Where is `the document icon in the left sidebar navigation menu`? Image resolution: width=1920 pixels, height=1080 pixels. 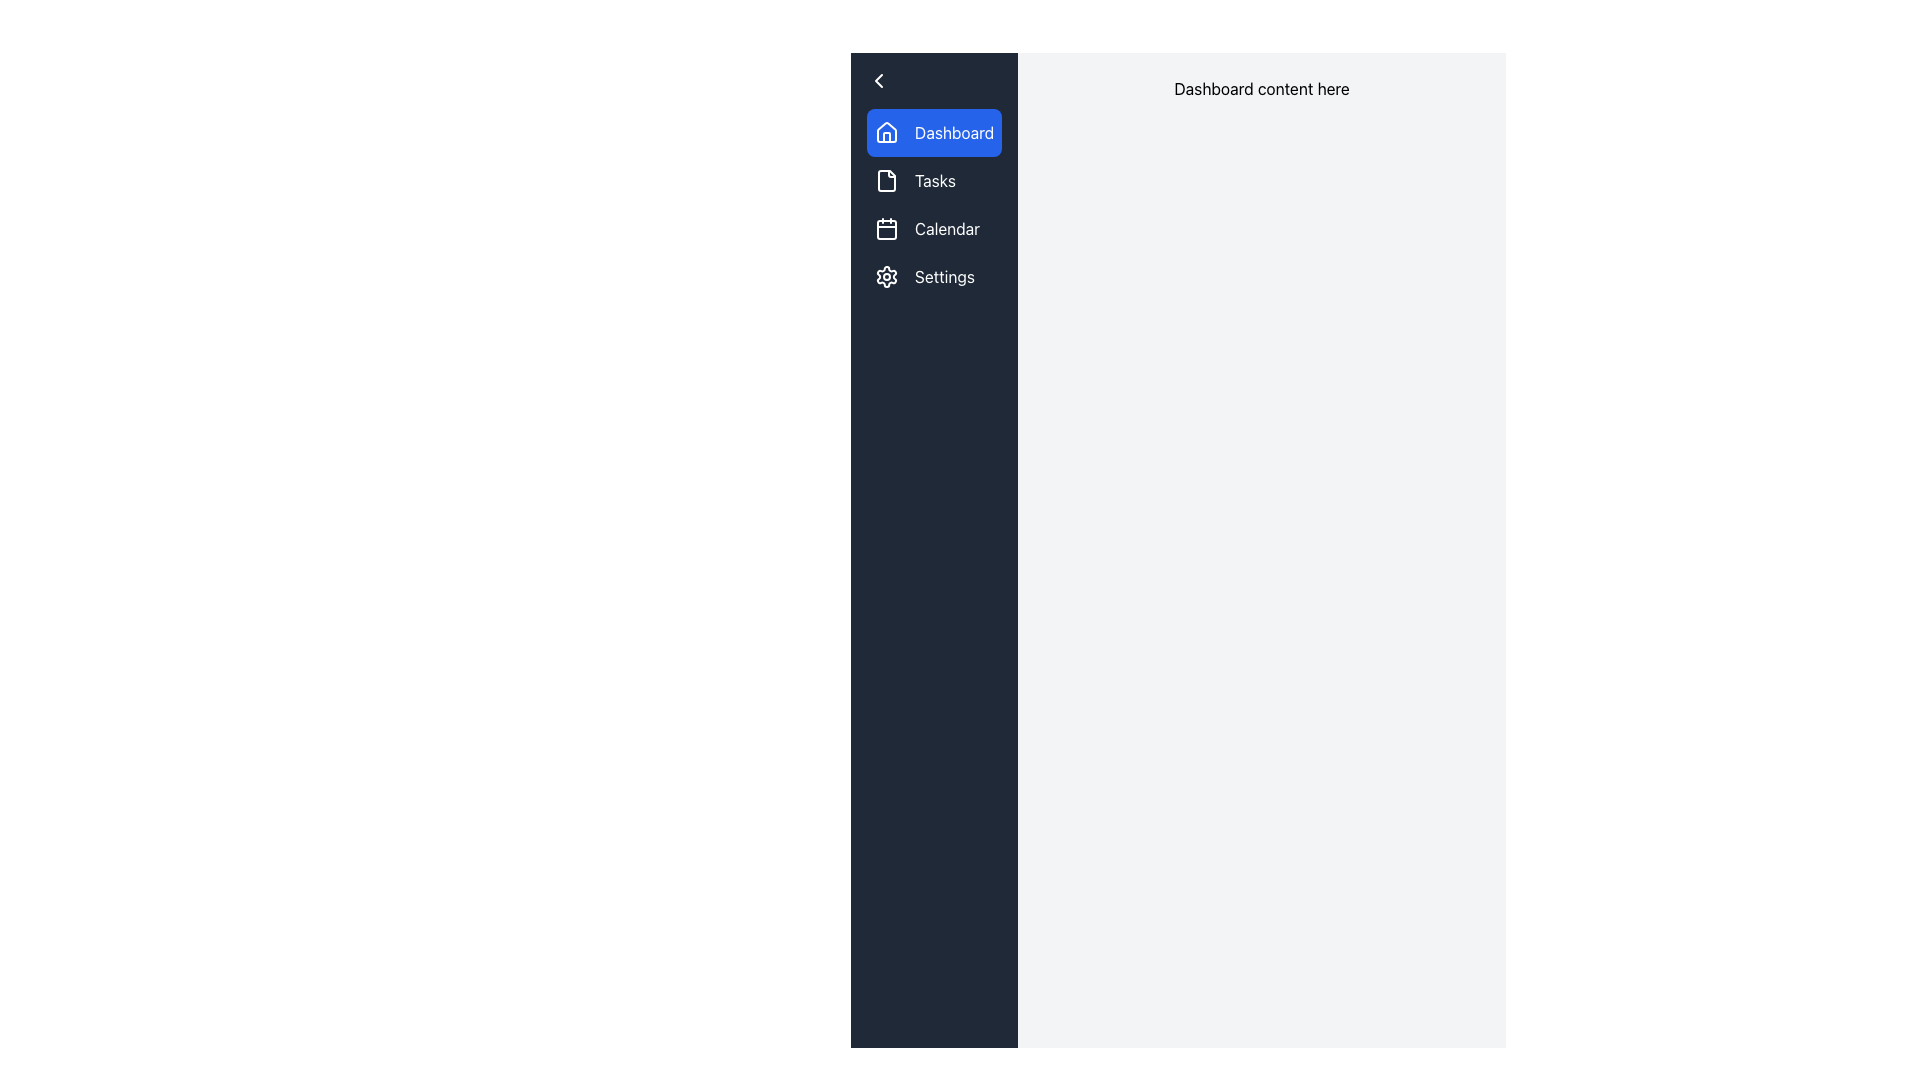
the document icon in the left sidebar navigation menu is located at coordinates (886, 181).